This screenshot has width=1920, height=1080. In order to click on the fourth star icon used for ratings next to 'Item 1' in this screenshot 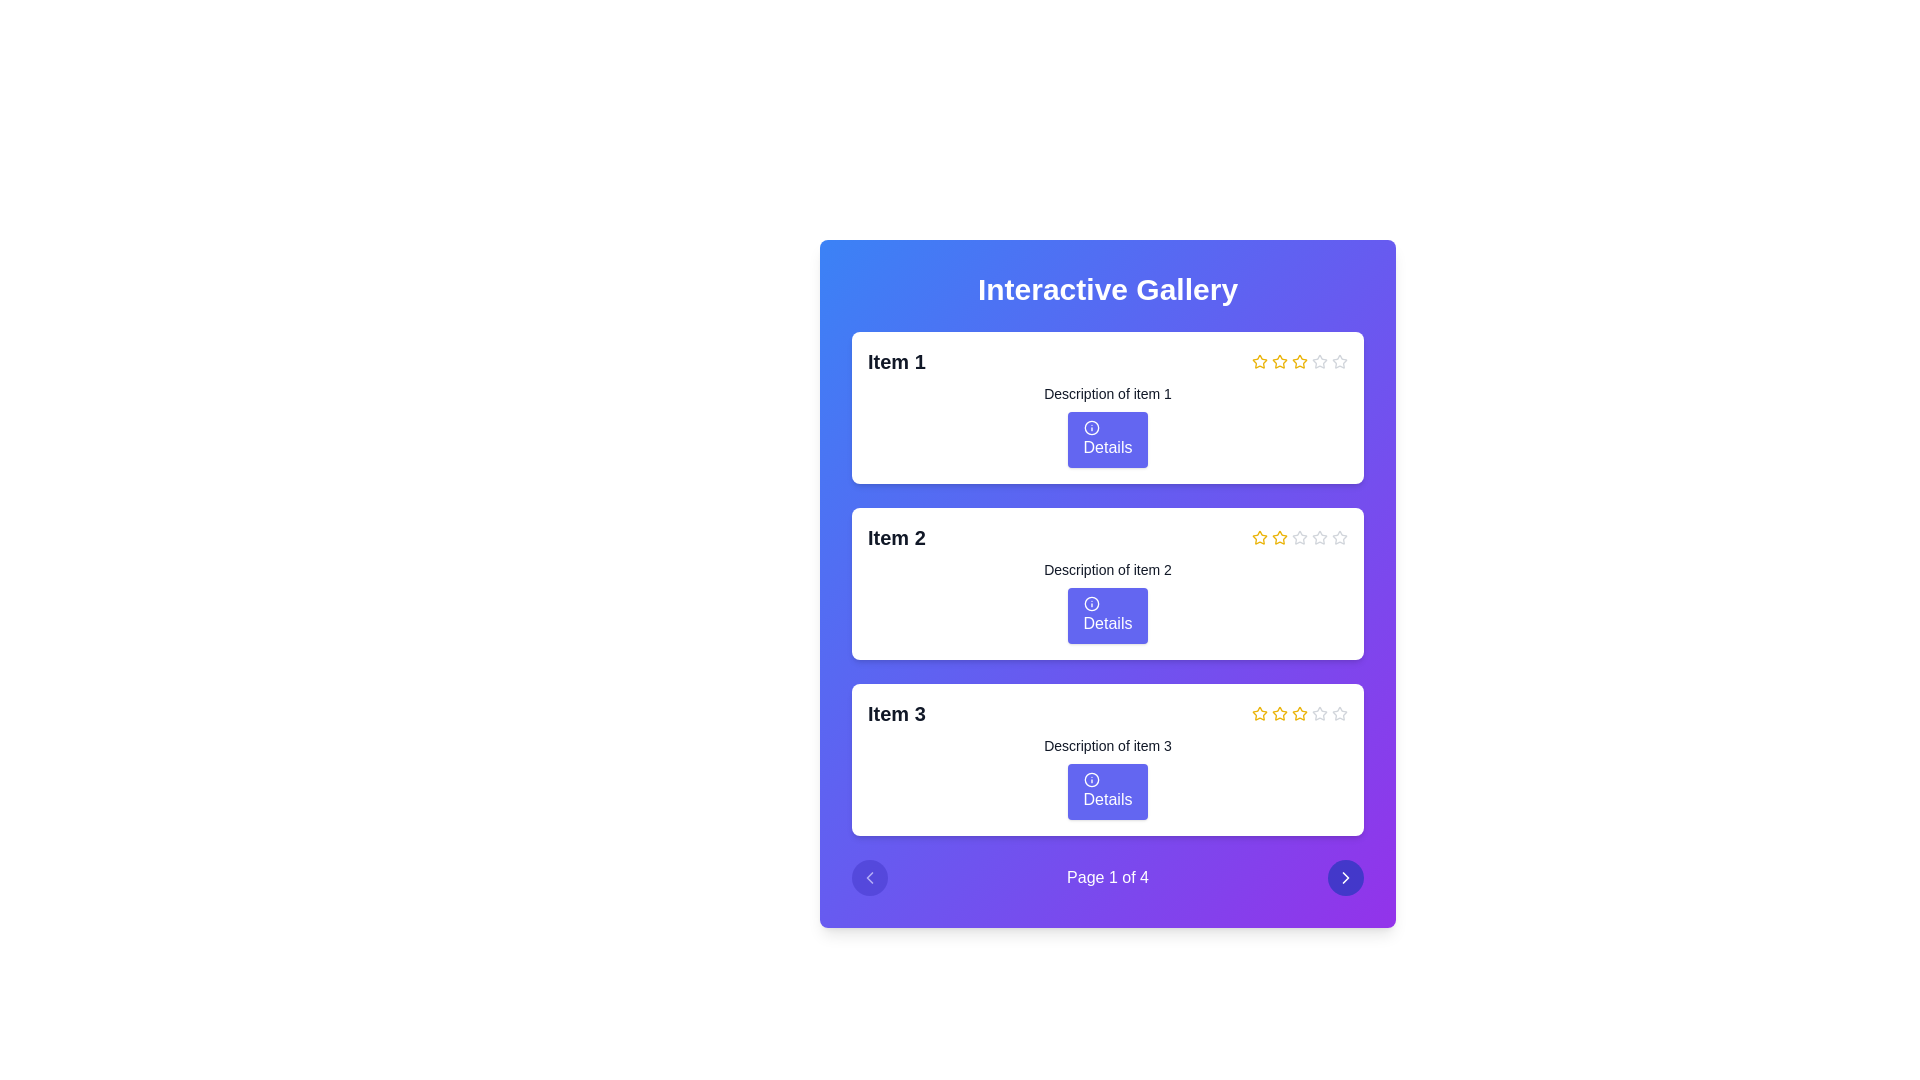, I will do `click(1320, 361)`.